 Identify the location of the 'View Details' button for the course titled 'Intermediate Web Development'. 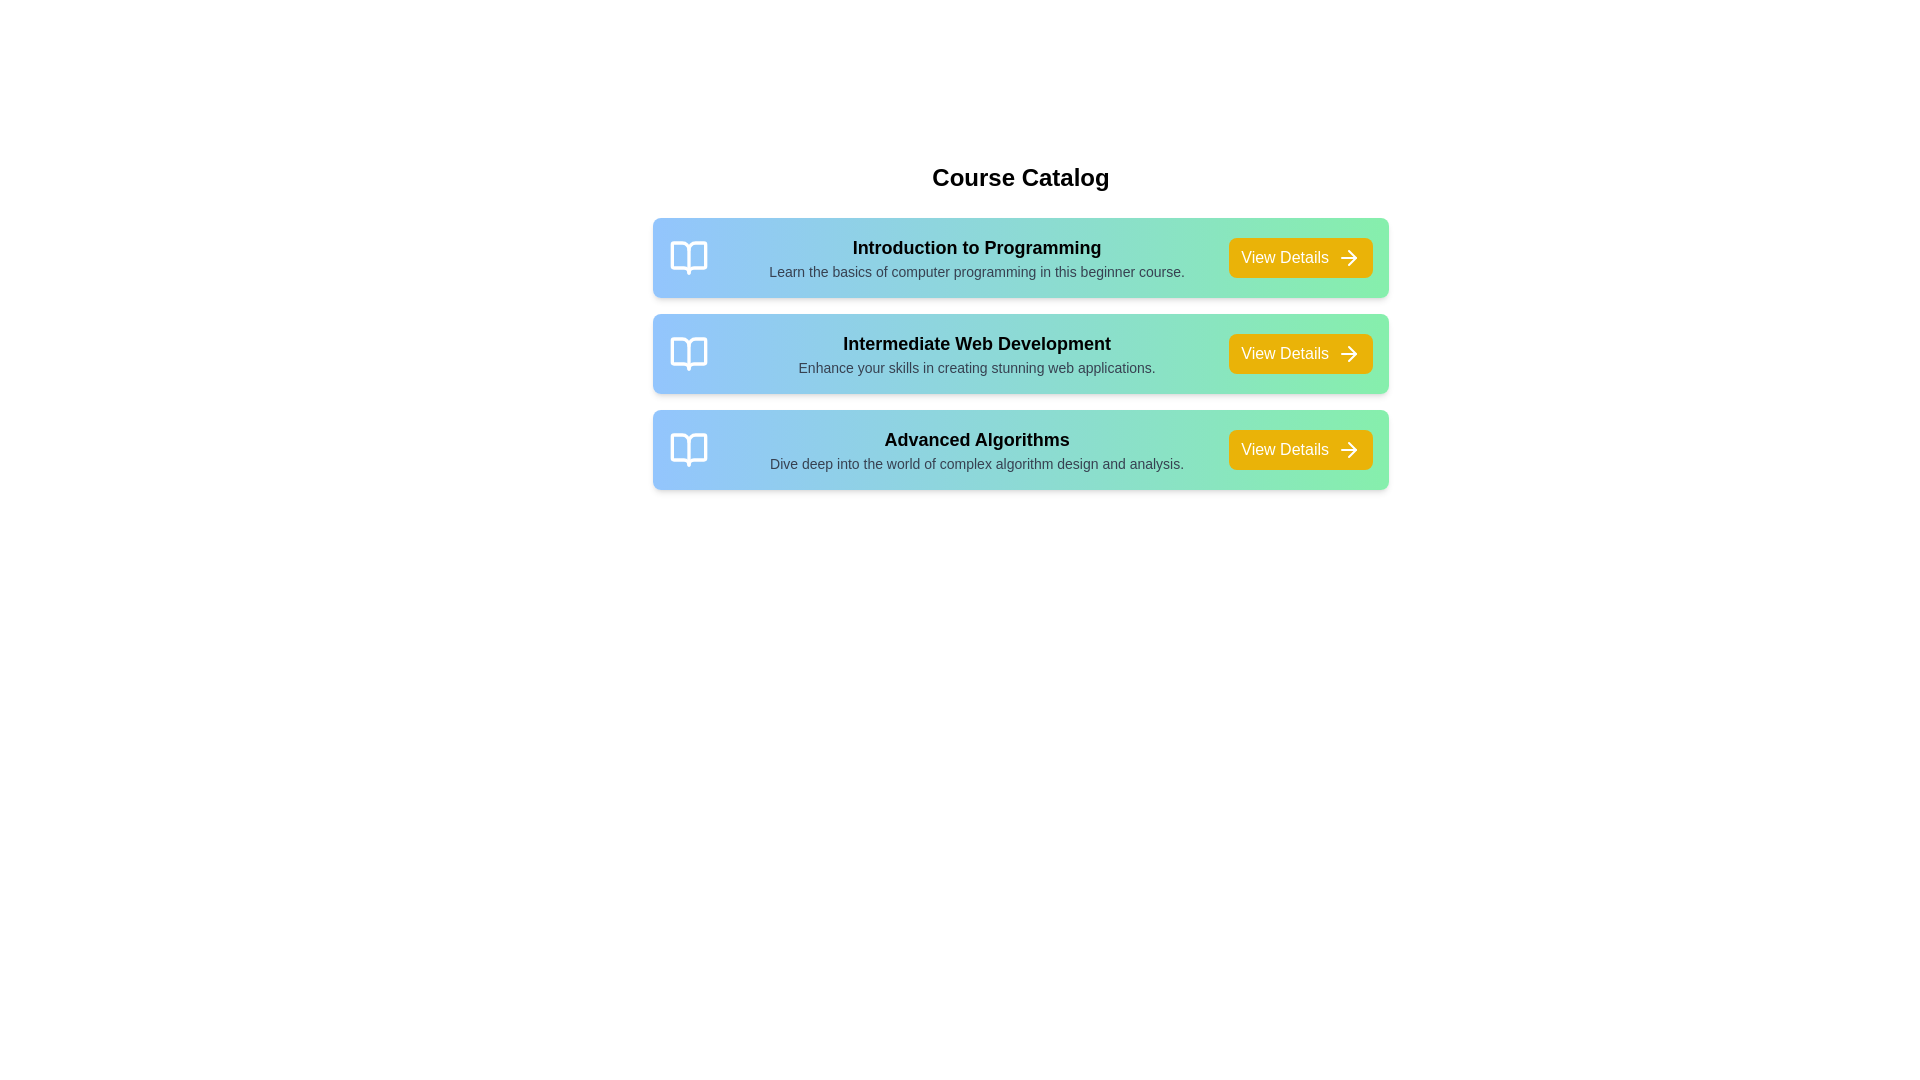
(1301, 353).